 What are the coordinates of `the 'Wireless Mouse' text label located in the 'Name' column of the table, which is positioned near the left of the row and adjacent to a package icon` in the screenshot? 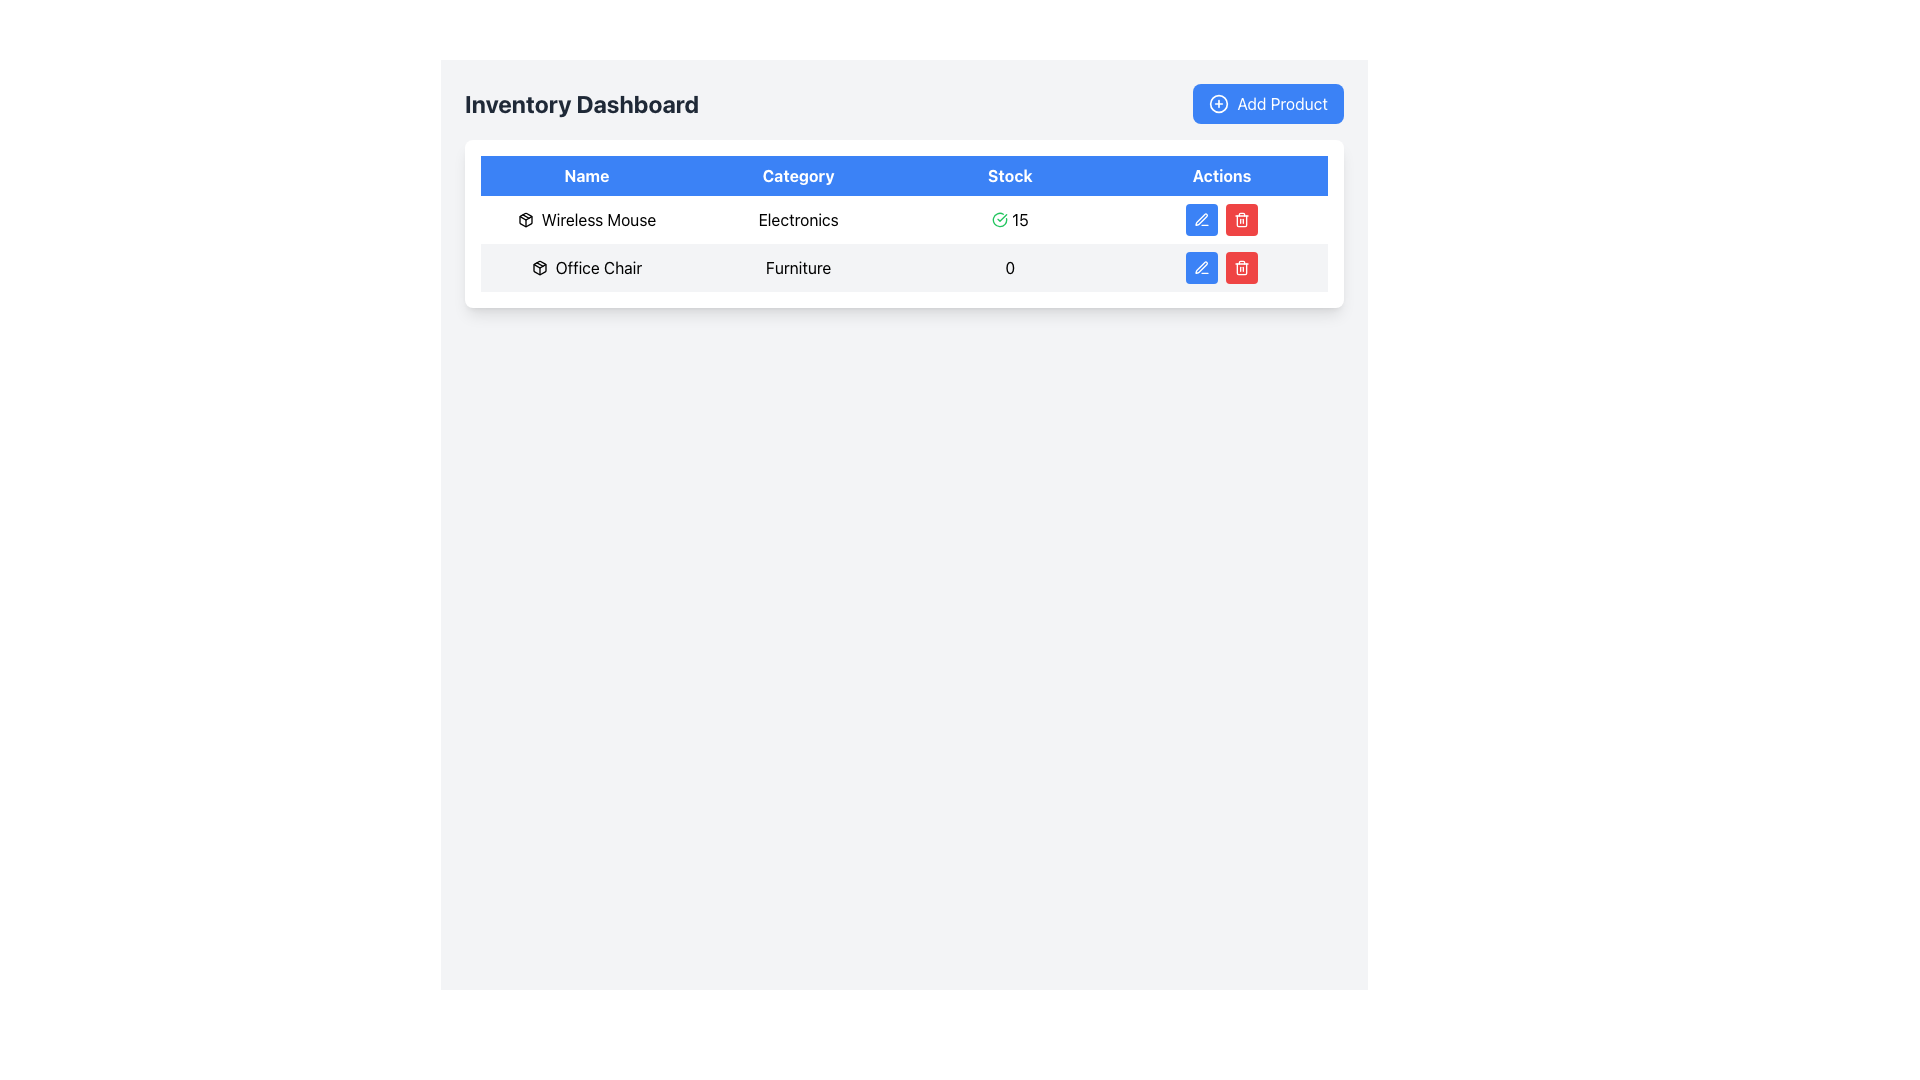 It's located at (597, 219).